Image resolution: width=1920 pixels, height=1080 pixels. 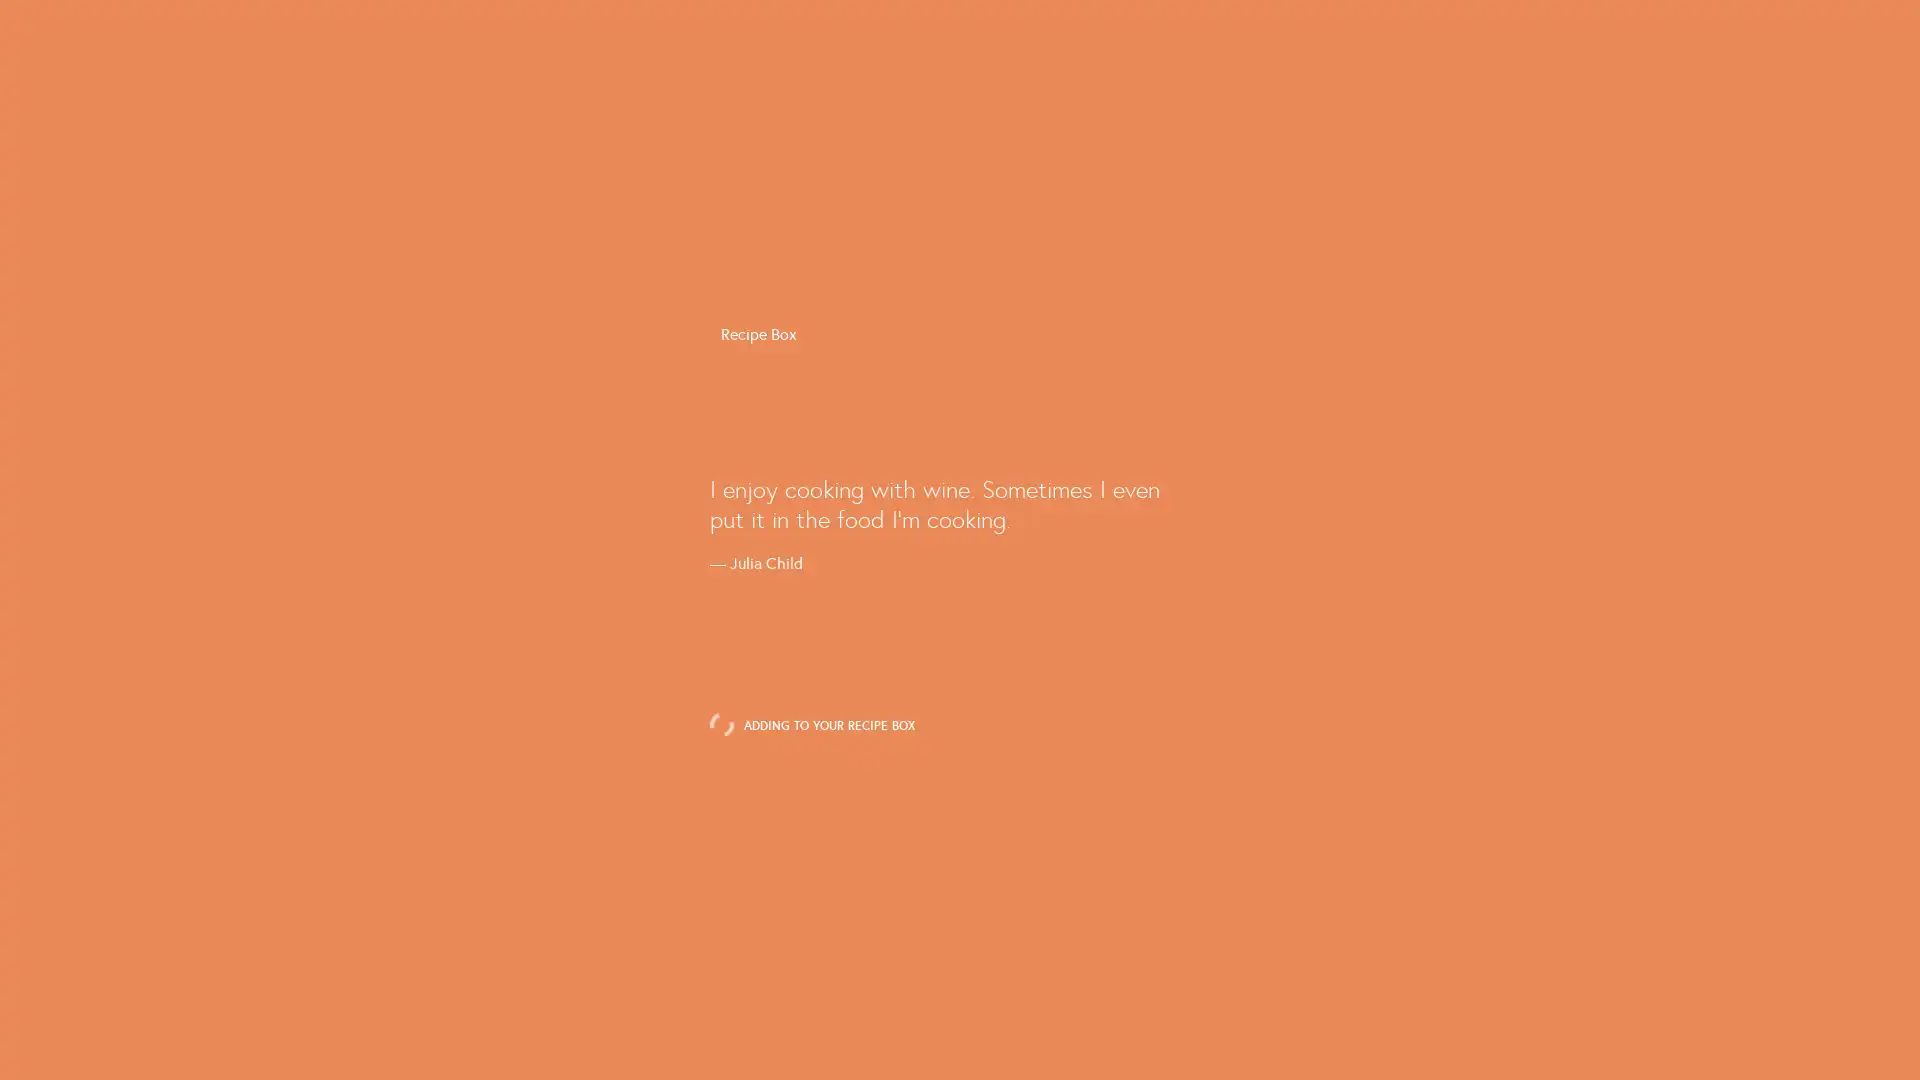 I want to click on Connect with Email, so click(x=958, y=671).